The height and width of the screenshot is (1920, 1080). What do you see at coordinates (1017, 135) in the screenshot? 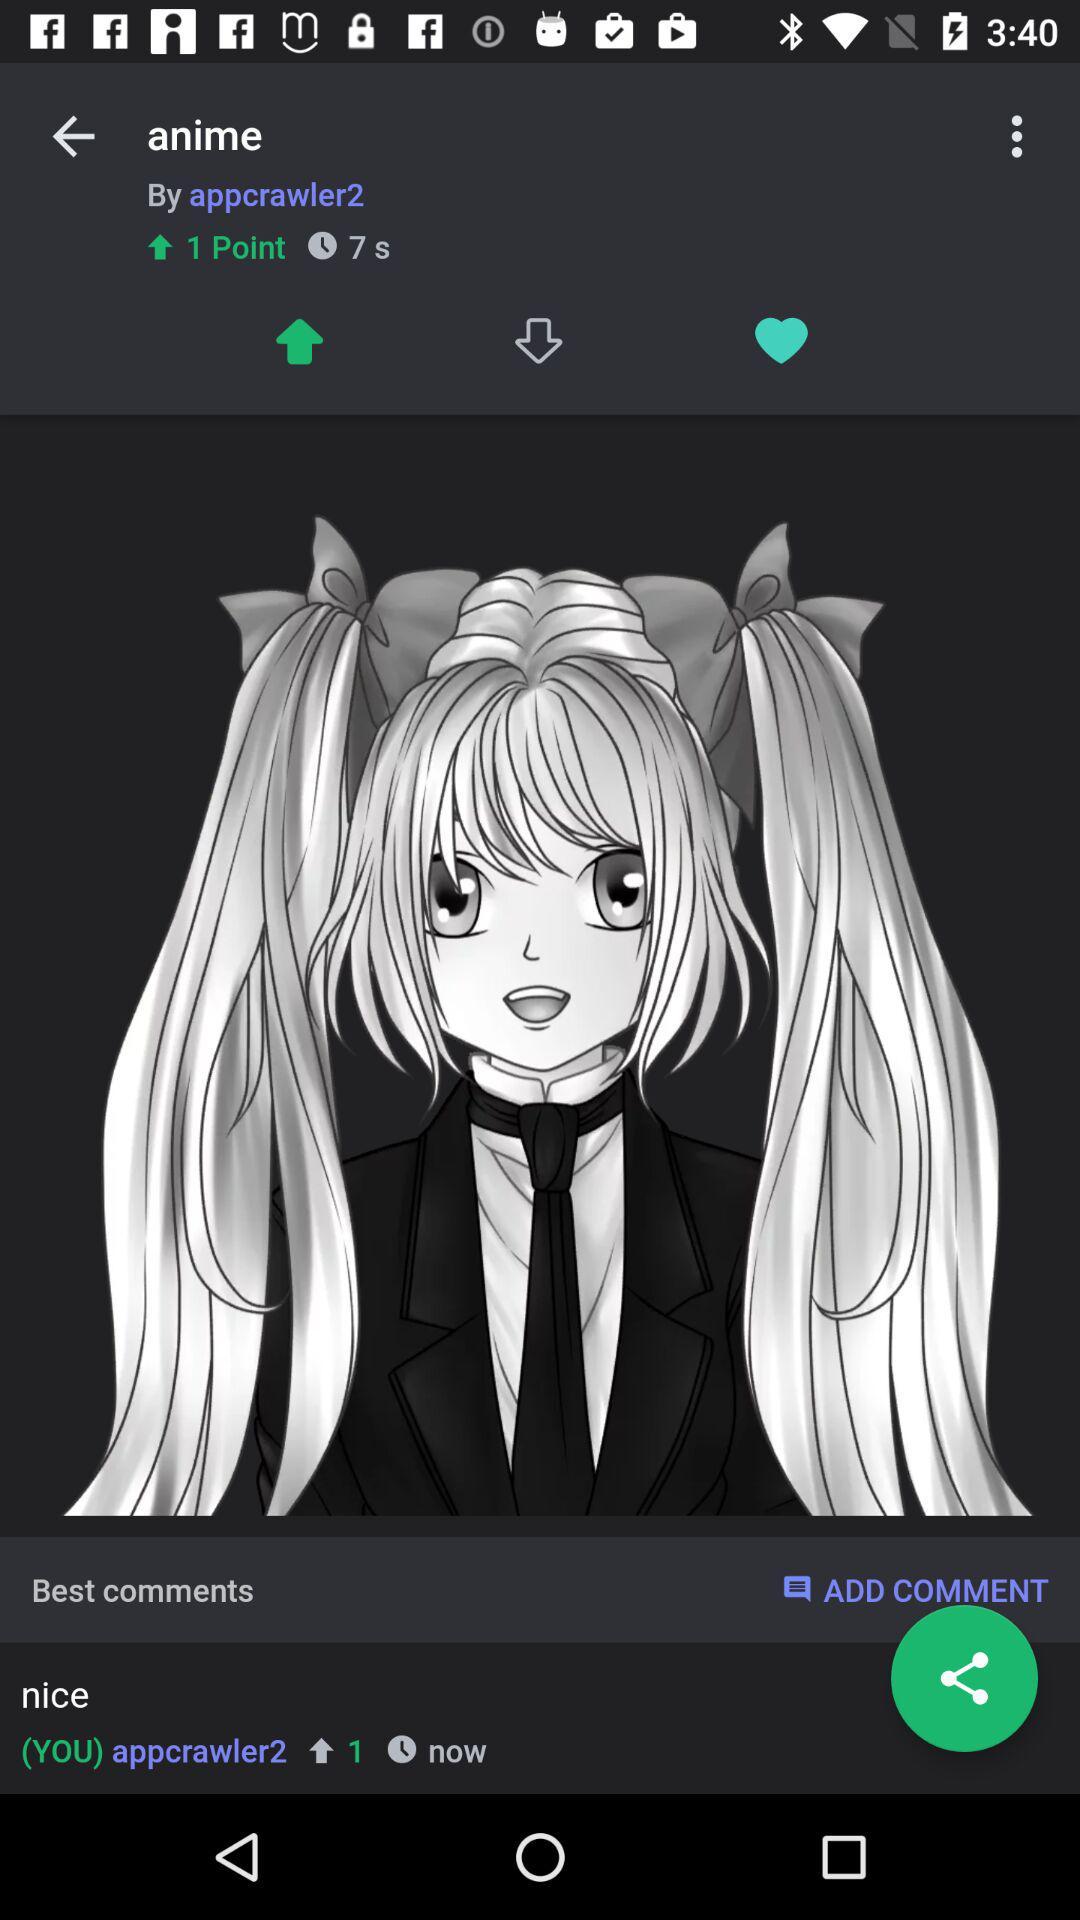
I see `the more icon` at bounding box center [1017, 135].